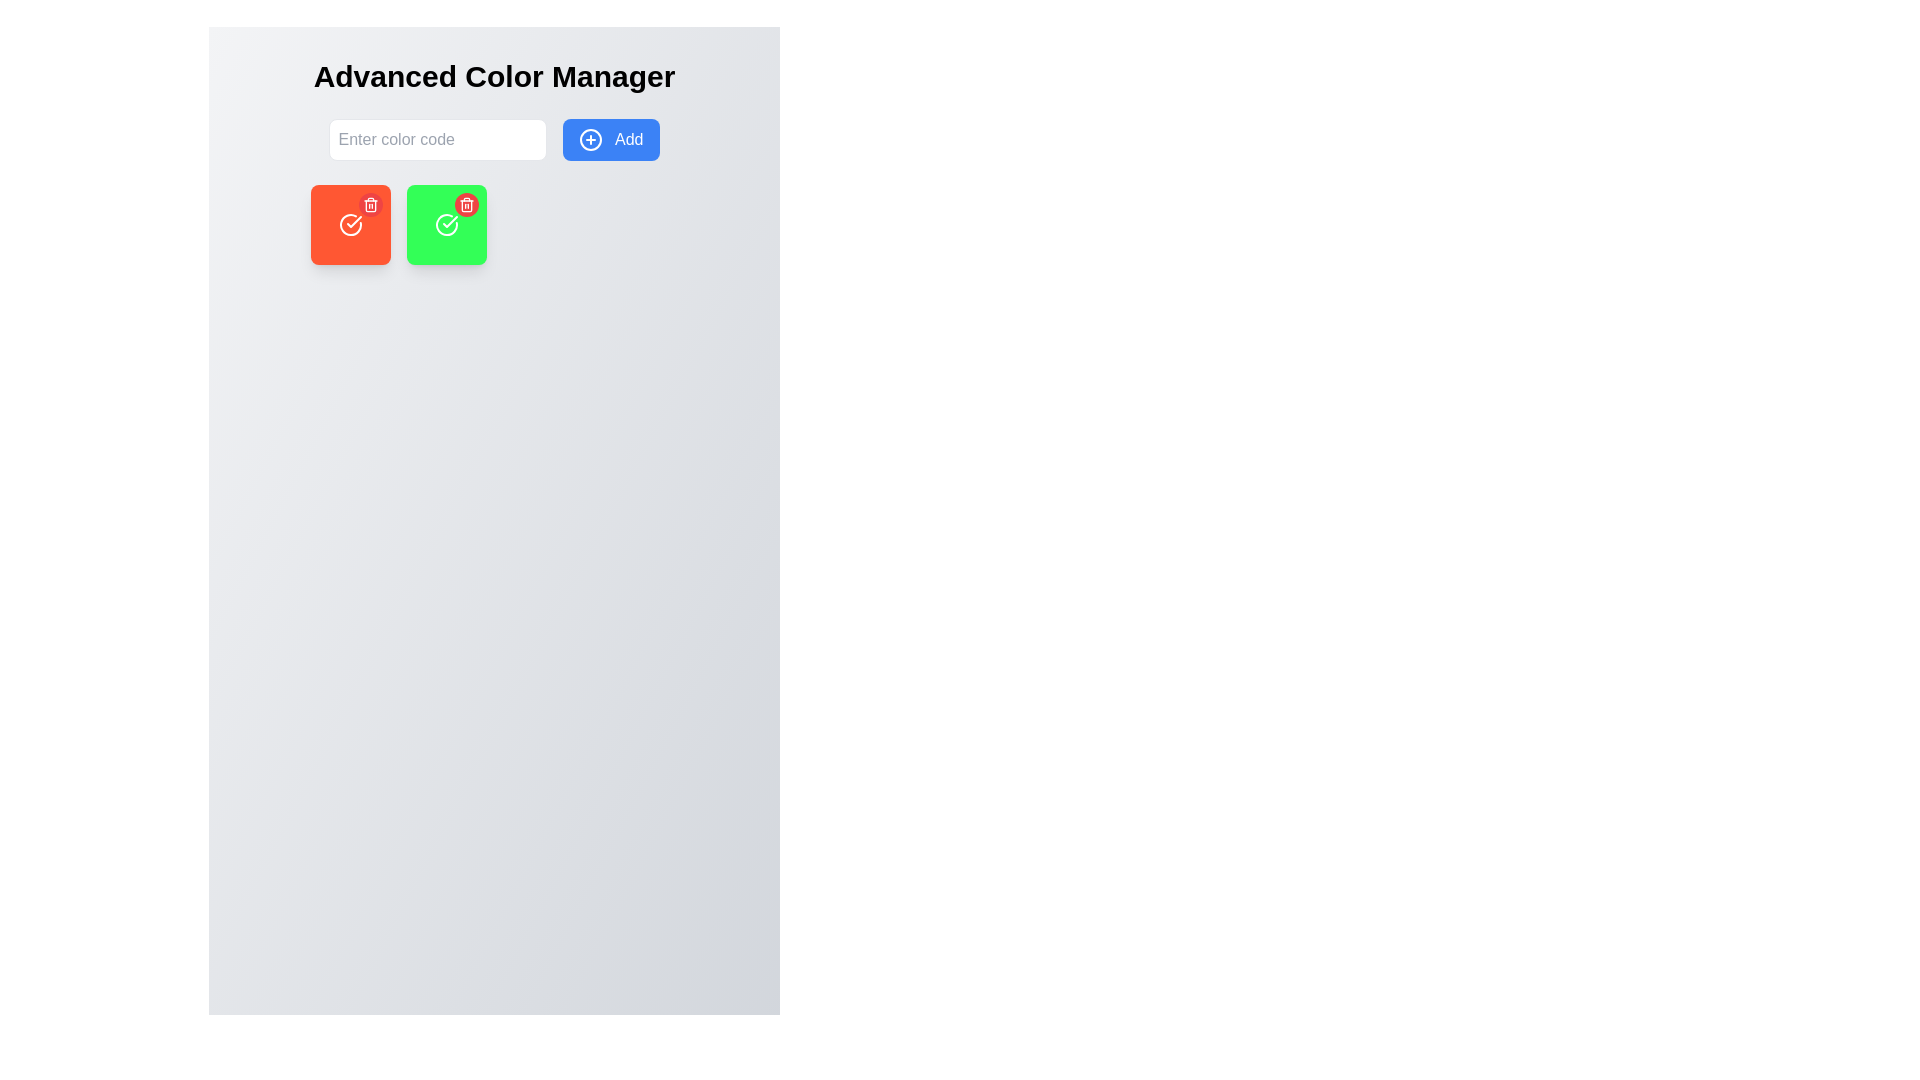  What do you see at coordinates (610, 138) in the screenshot?
I see `the 'Add' button located at the top-right corner of the section, which has a blue background, white text, and a plus icon` at bounding box center [610, 138].